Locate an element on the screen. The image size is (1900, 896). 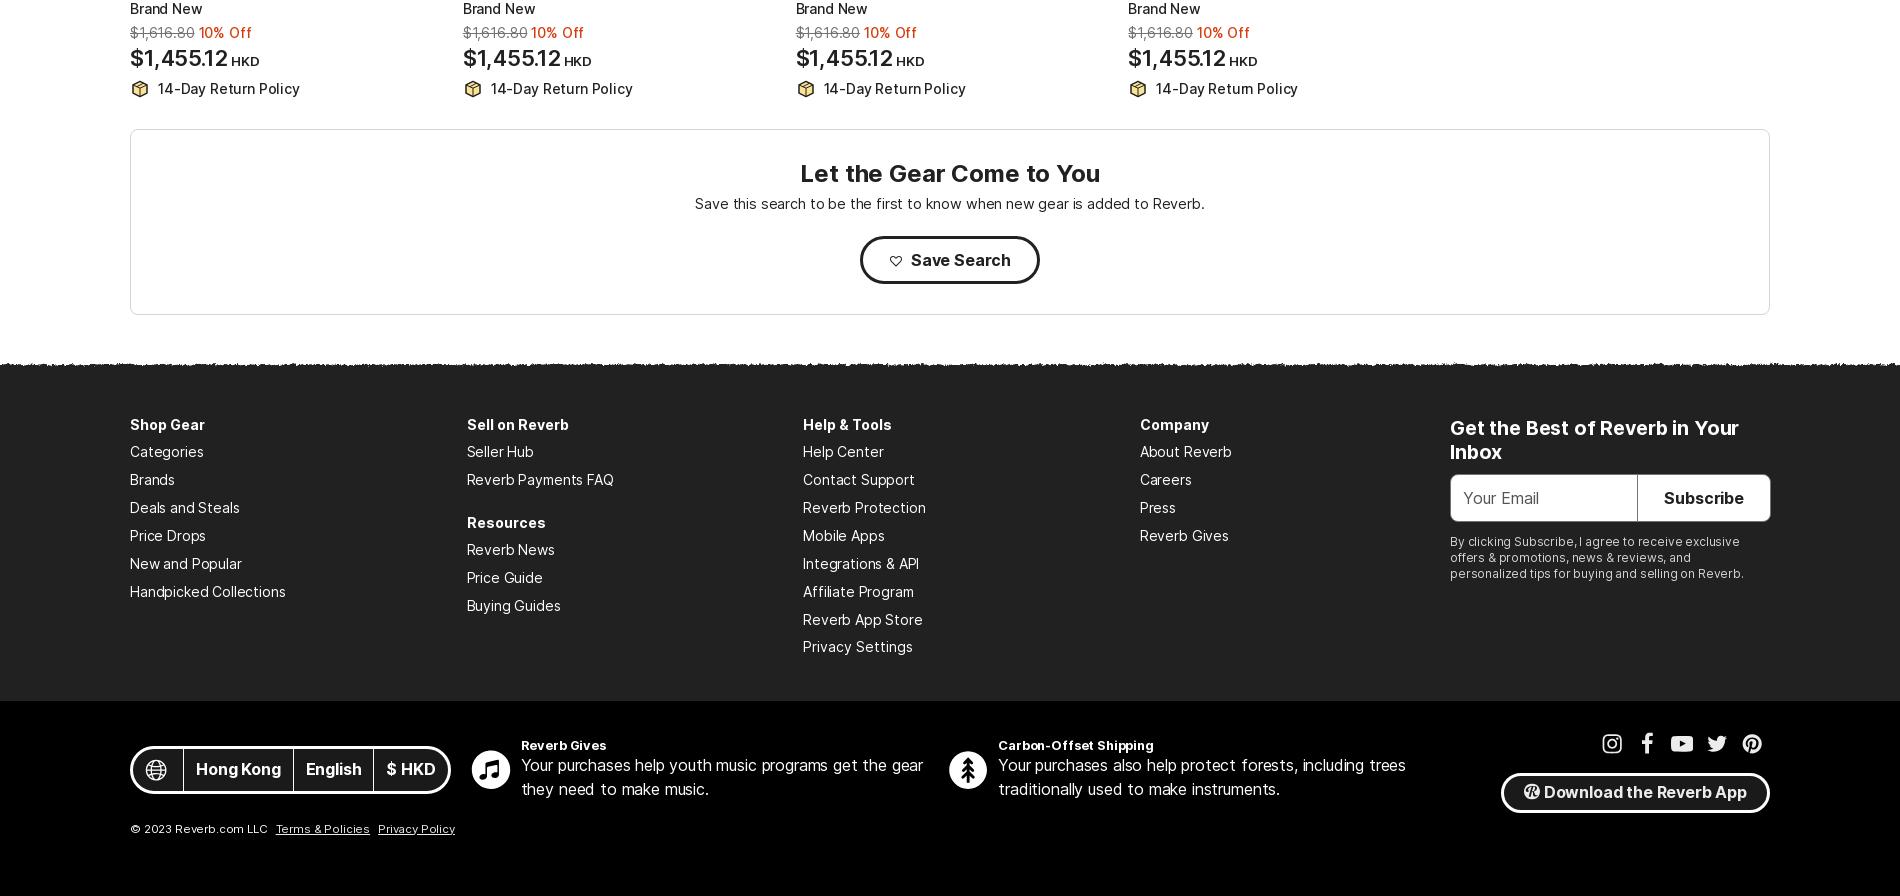
'Deals and Steals' is located at coordinates (184, 507).